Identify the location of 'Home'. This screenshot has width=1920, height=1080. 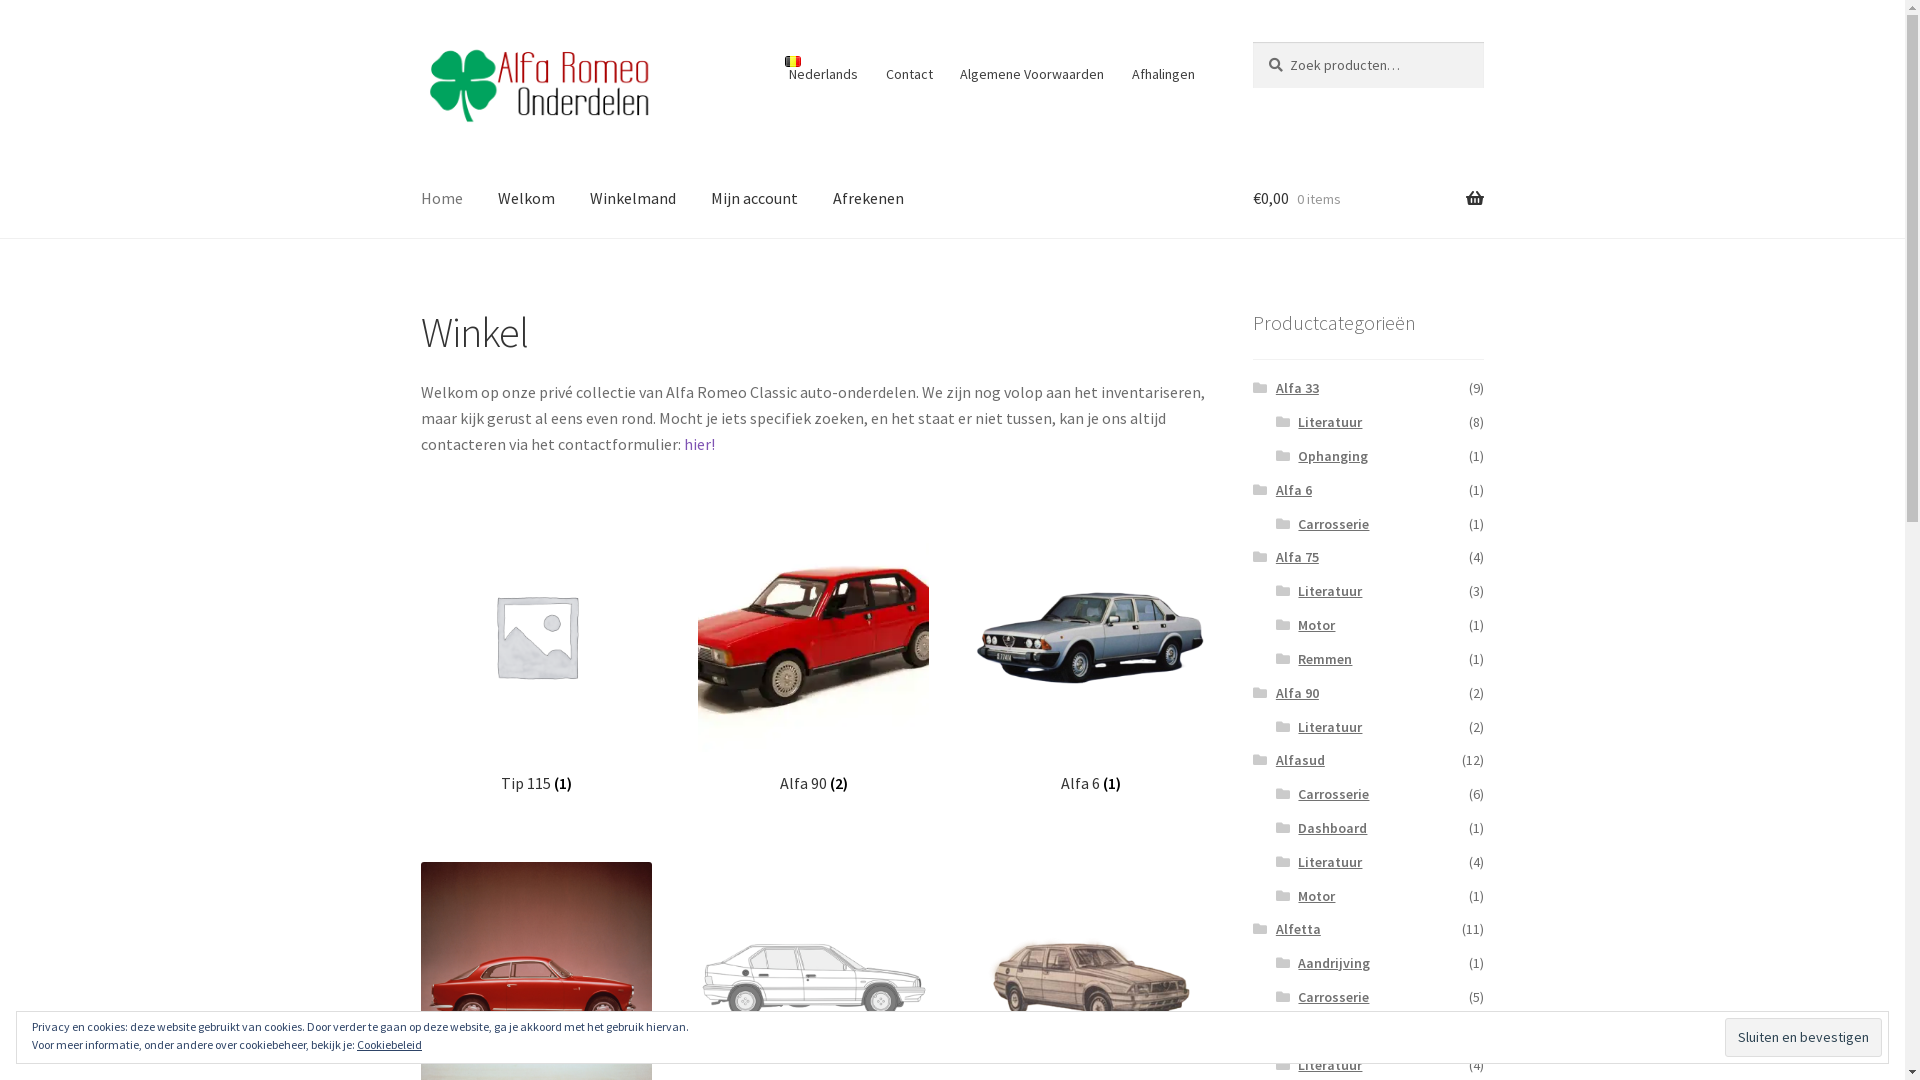
(440, 199).